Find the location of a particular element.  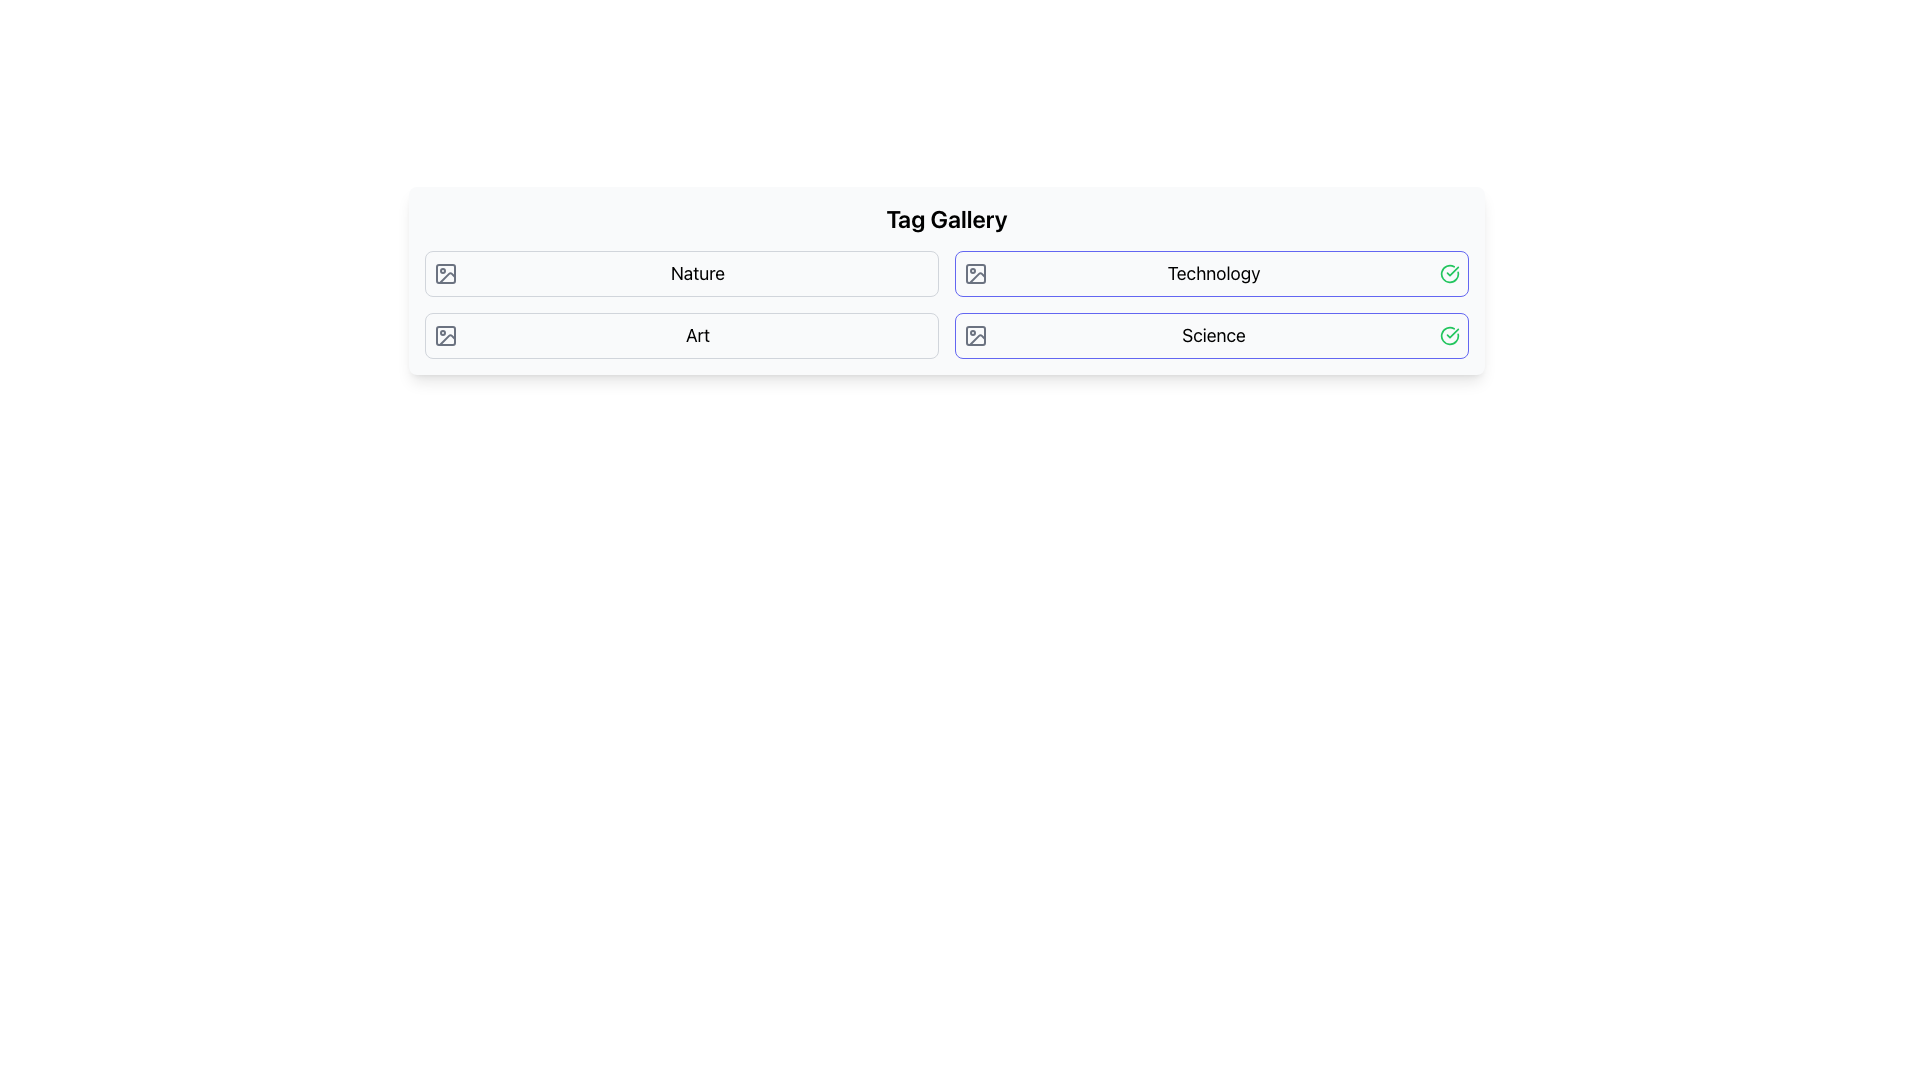

the icon representing the 'image' category located to the left of the 'Technology' button, which enhances the understanding of the button's purpose is located at coordinates (975, 273).